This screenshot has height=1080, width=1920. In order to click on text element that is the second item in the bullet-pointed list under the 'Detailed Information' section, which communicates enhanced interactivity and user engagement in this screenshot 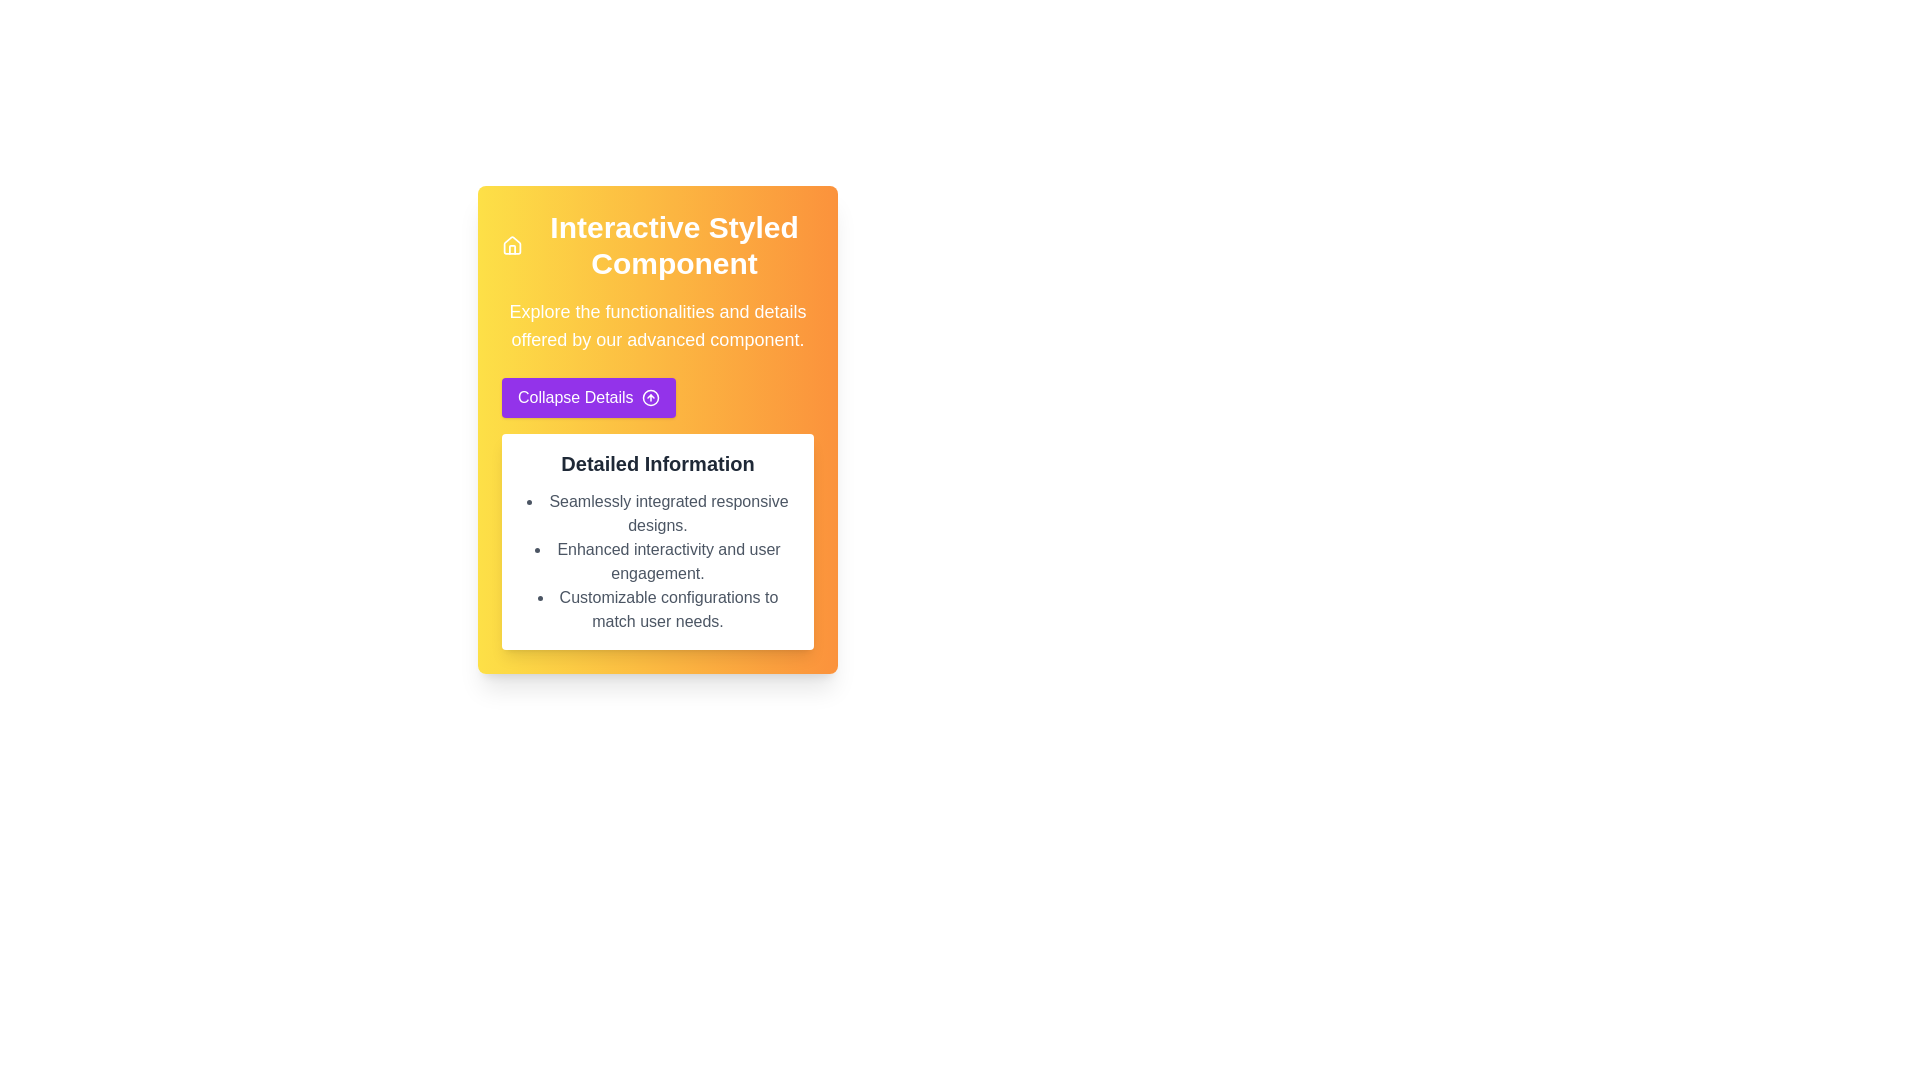, I will do `click(657, 562)`.